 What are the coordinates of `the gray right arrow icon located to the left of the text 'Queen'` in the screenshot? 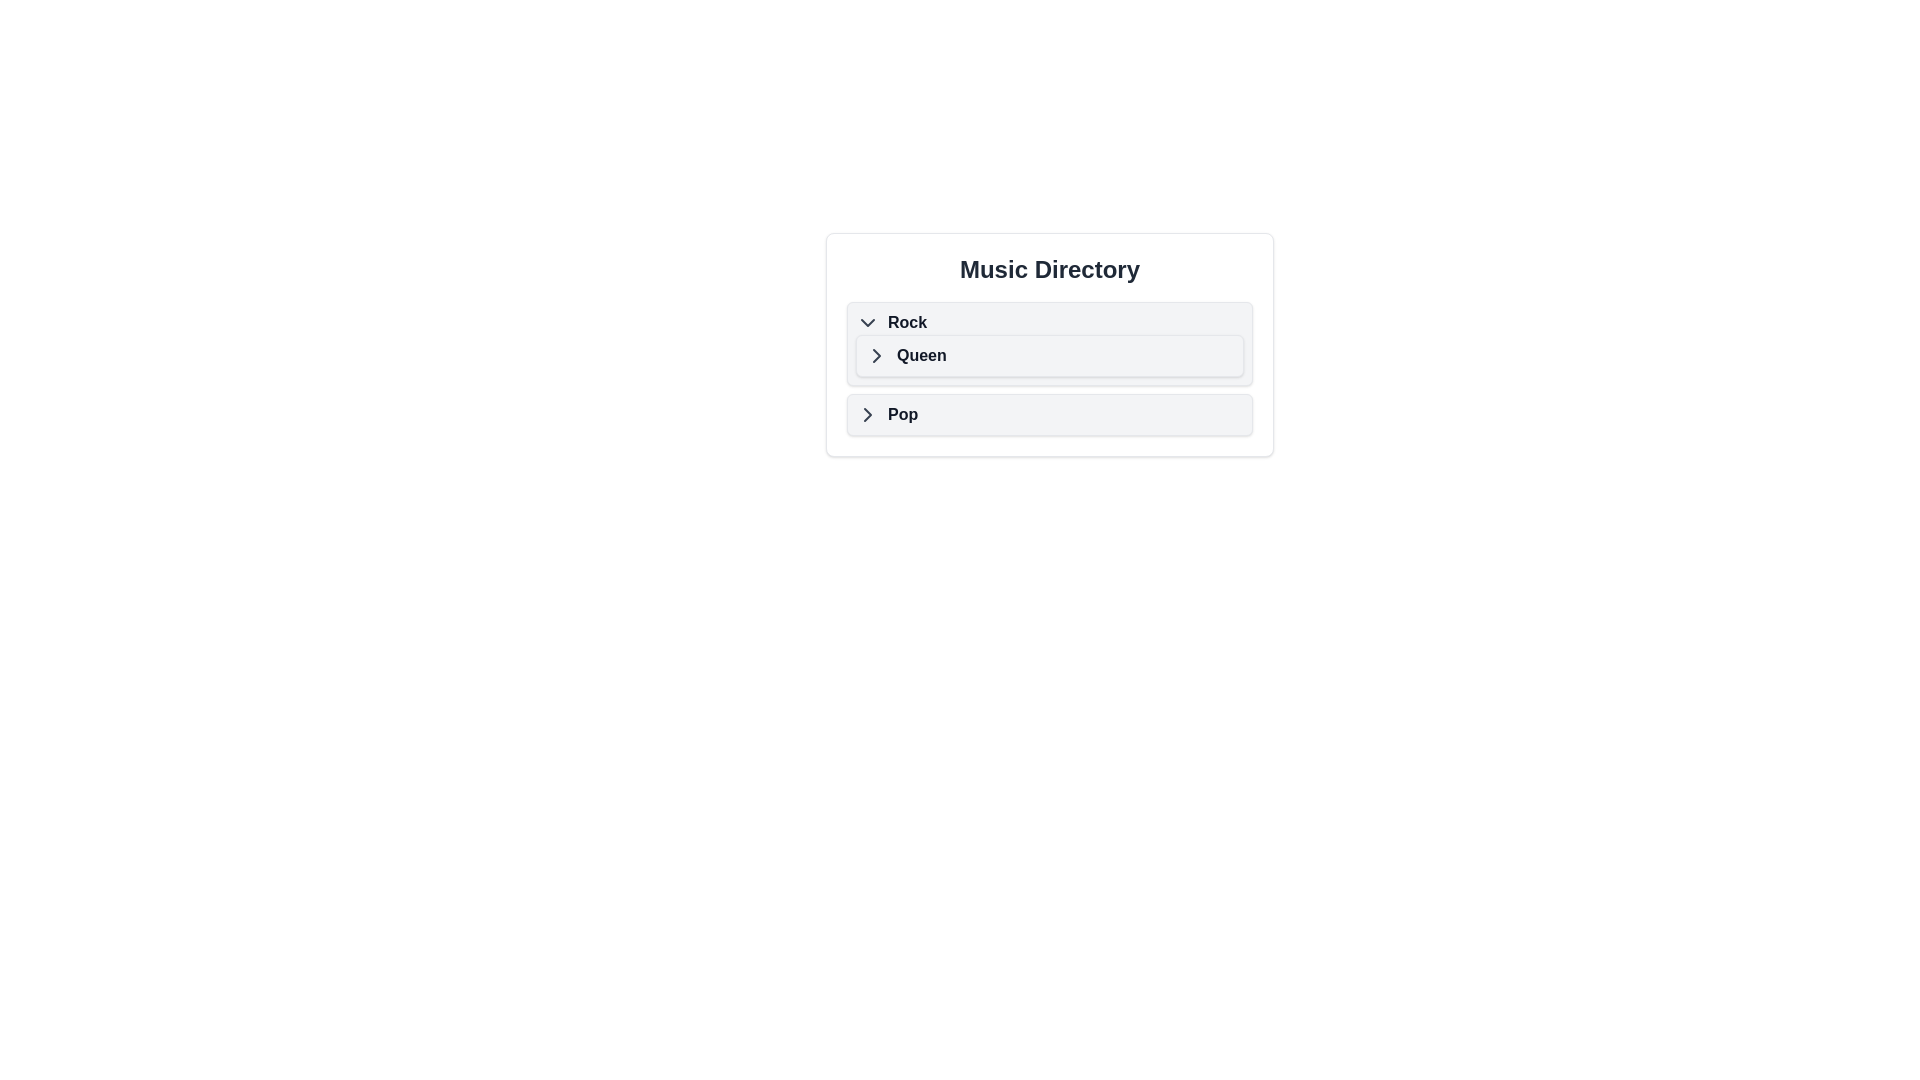 It's located at (877, 354).